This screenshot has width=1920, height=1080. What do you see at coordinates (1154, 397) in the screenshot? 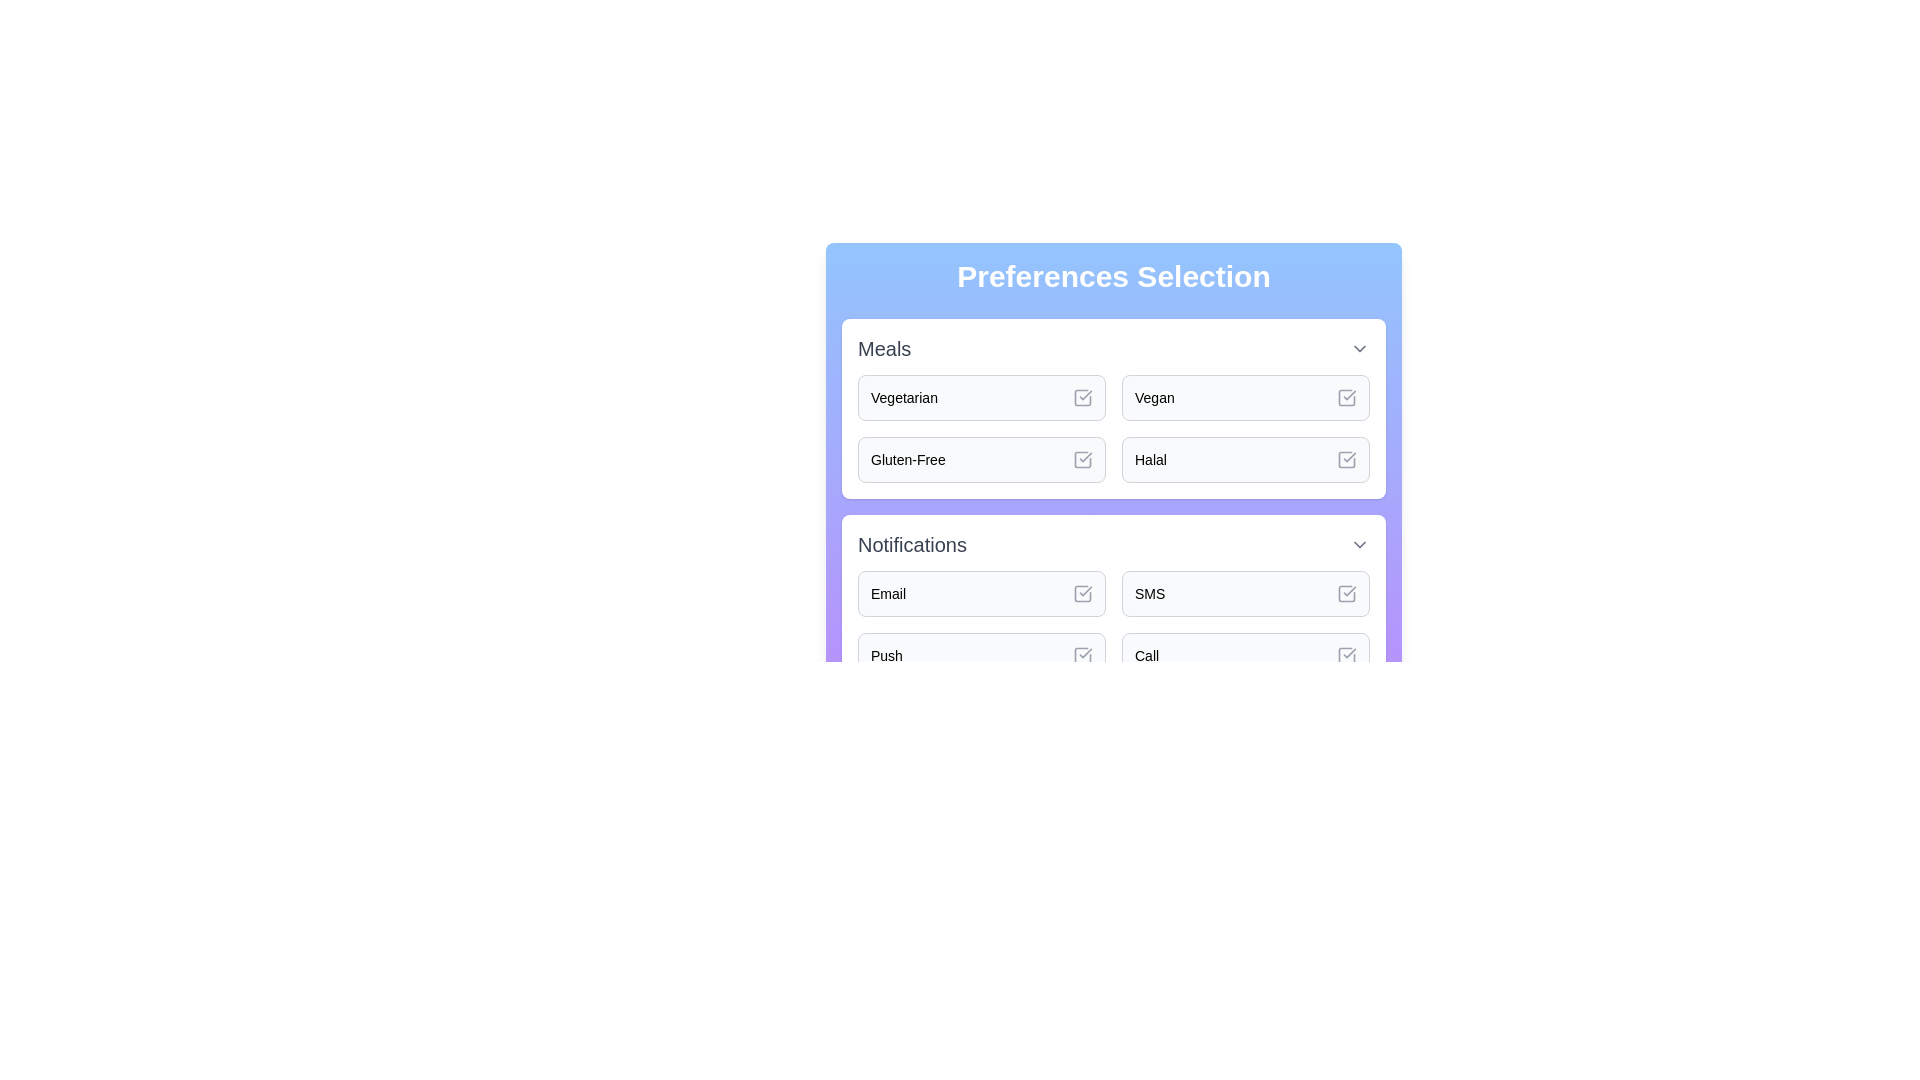
I see `the 'Vegan' text label located in the top row and second column of the 'Meals' preference section, which is styled in a small font size and medium weight, displaying the text 'Vegan'` at bounding box center [1154, 397].